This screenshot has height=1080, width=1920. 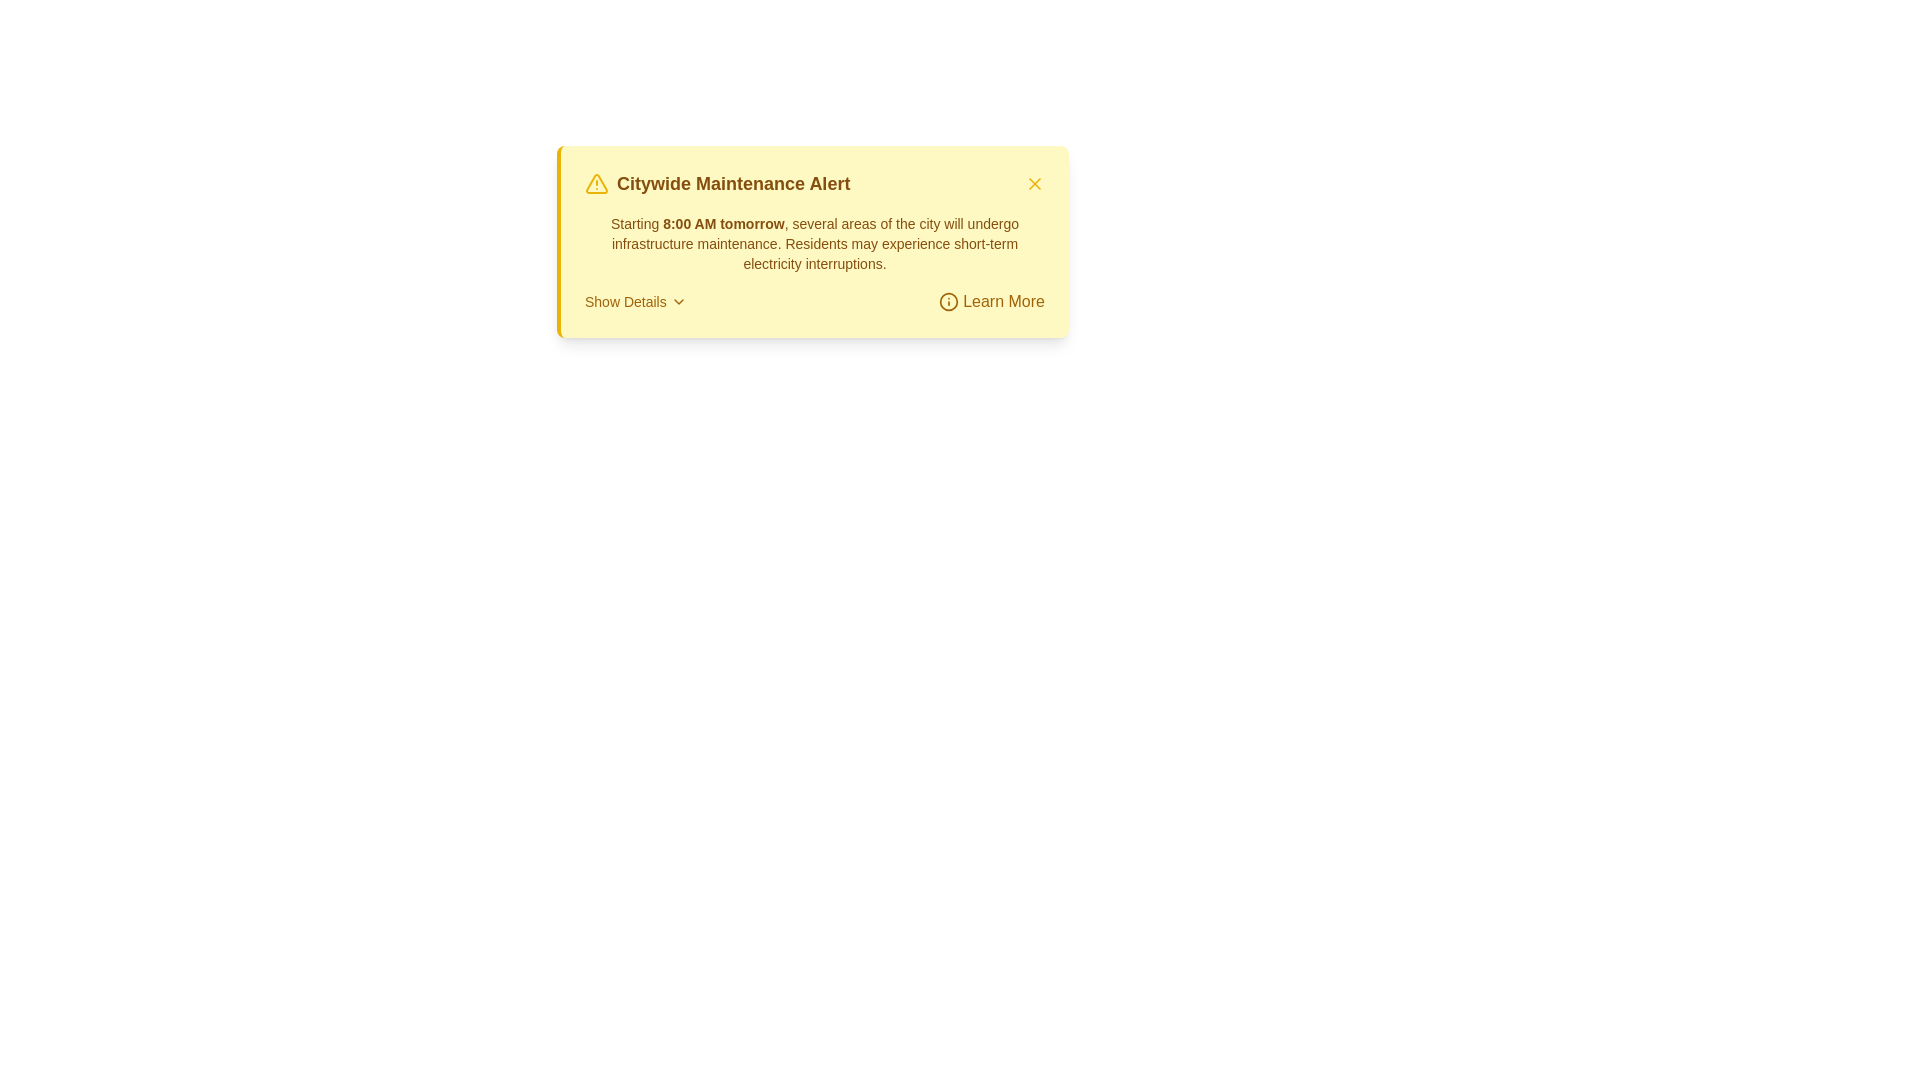 What do you see at coordinates (595, 184) in the screenshot?
I see `the alert icon located at the top-left of the notification card, which serves as a visual indicator of an important event or announcement` at bounding box center [595, 184].